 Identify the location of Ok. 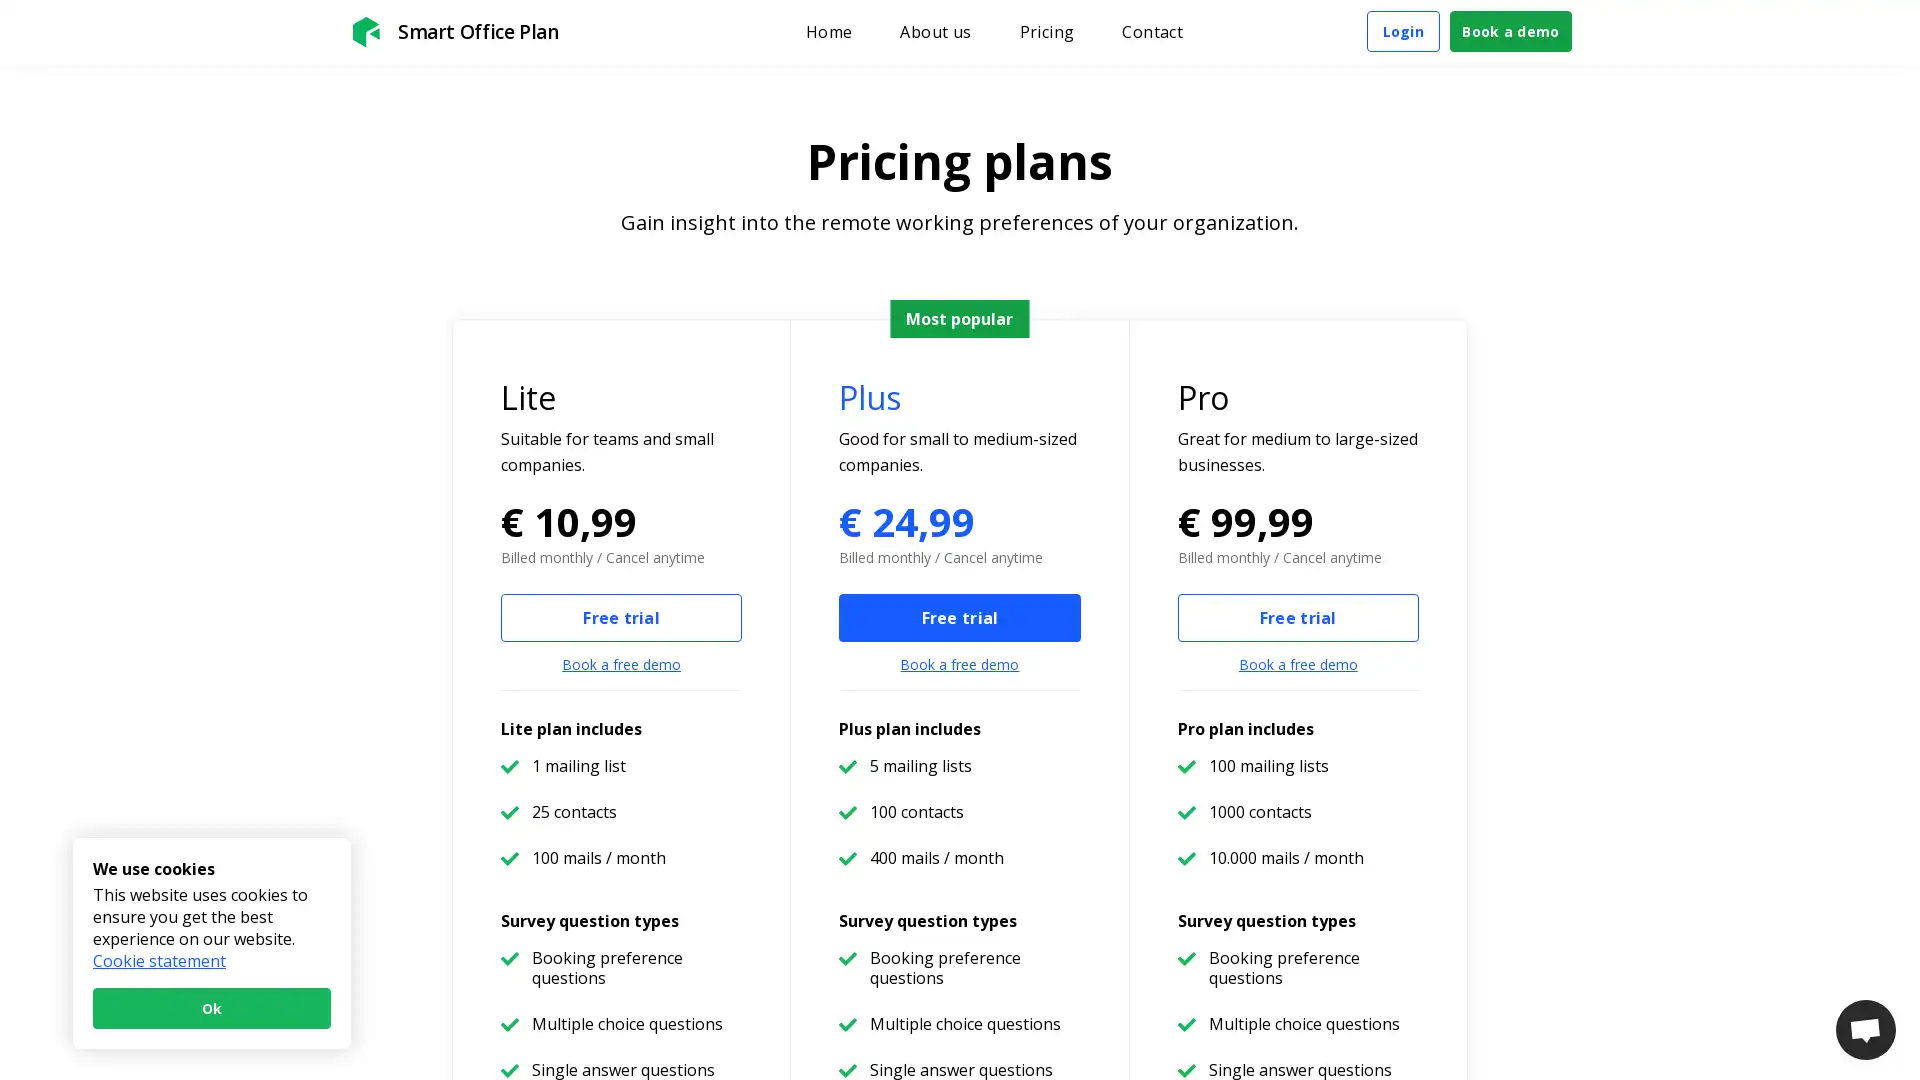
(211, 1008).